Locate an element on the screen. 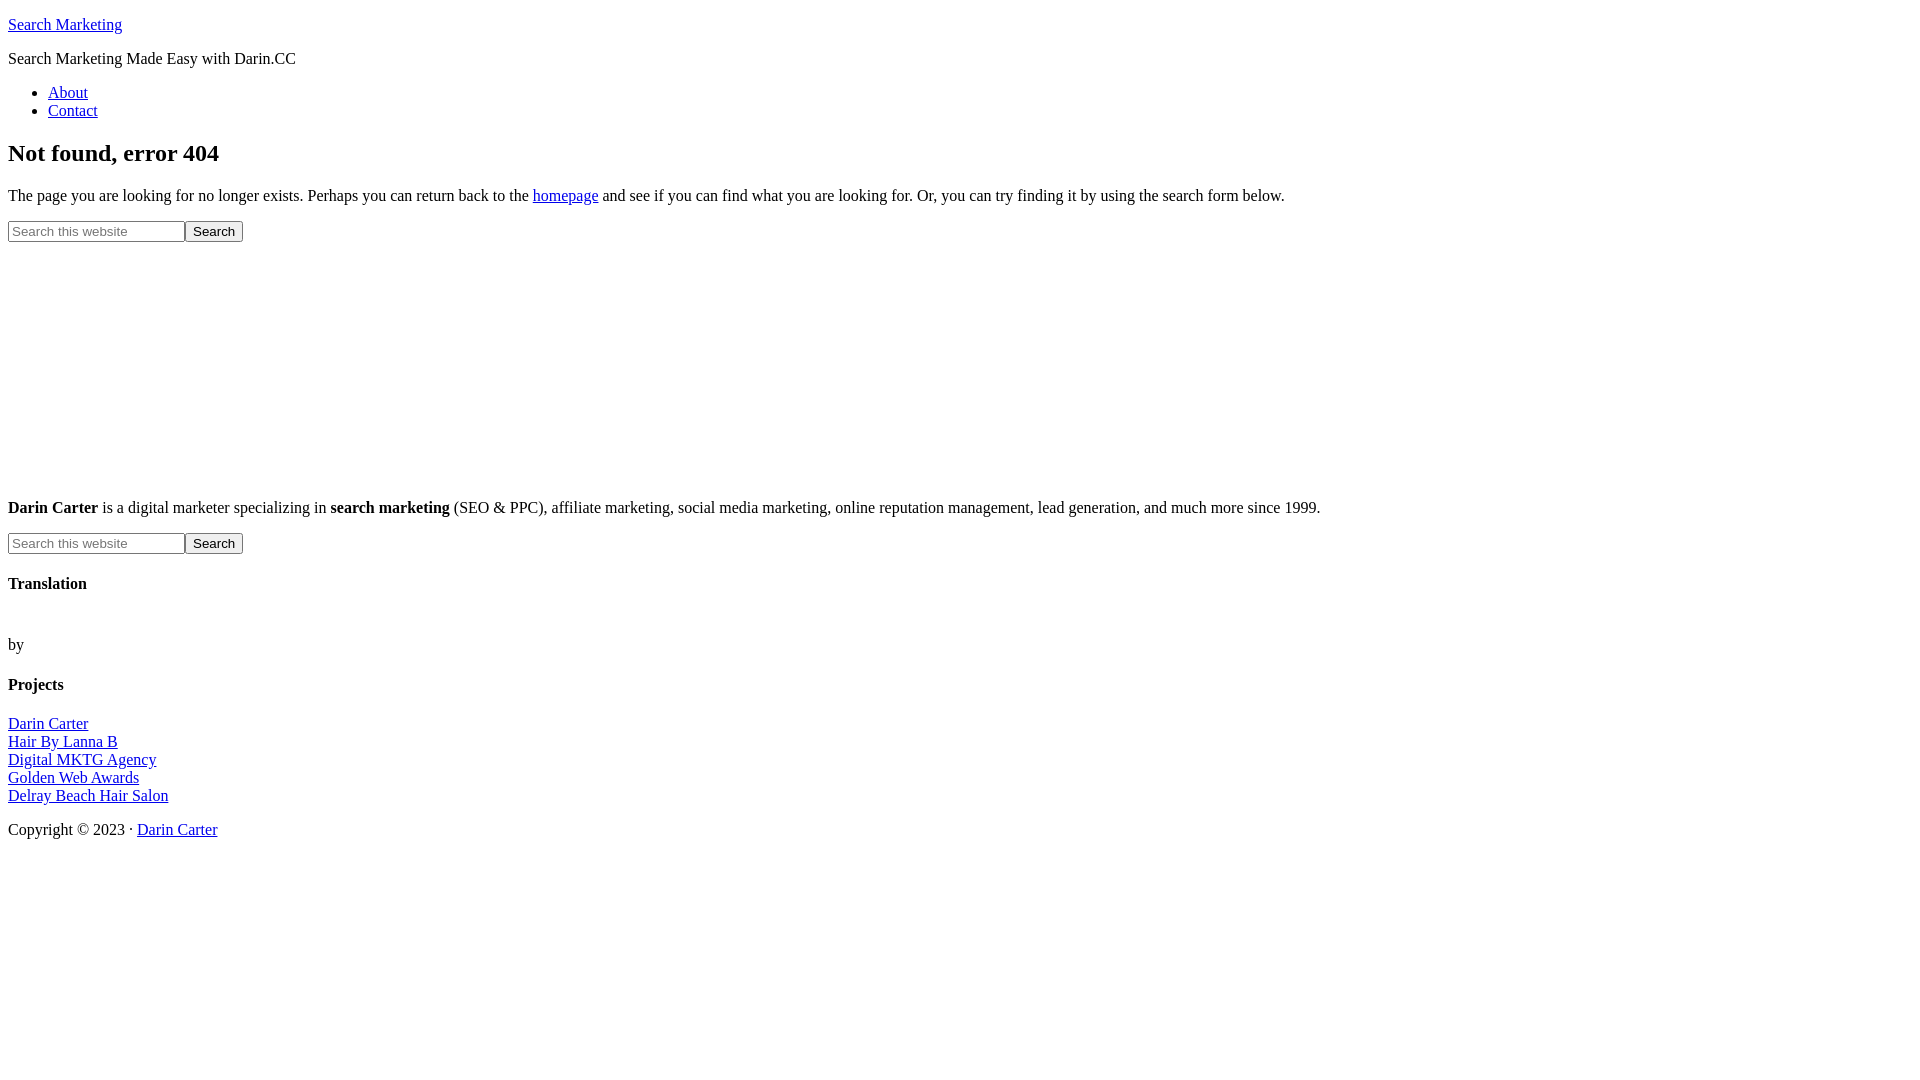  'Darin Carter' is located at coordinates (177, 829).